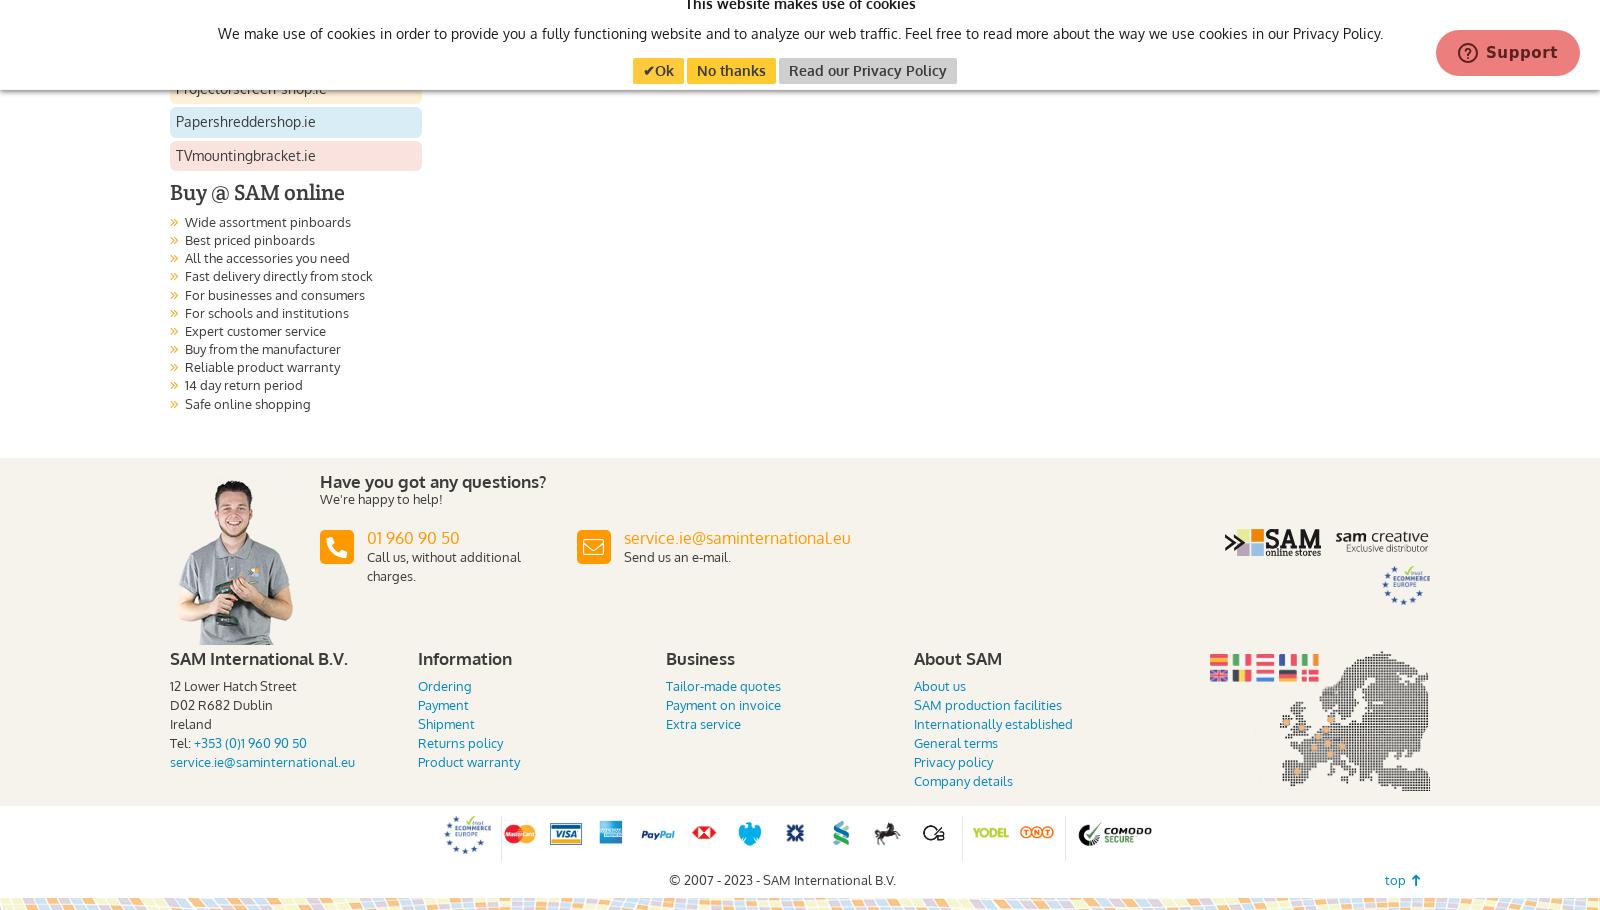 Image resolution: width=1600 pixels, height=910 pixels. I want to click on 'Returns policy', so click(458, 741).